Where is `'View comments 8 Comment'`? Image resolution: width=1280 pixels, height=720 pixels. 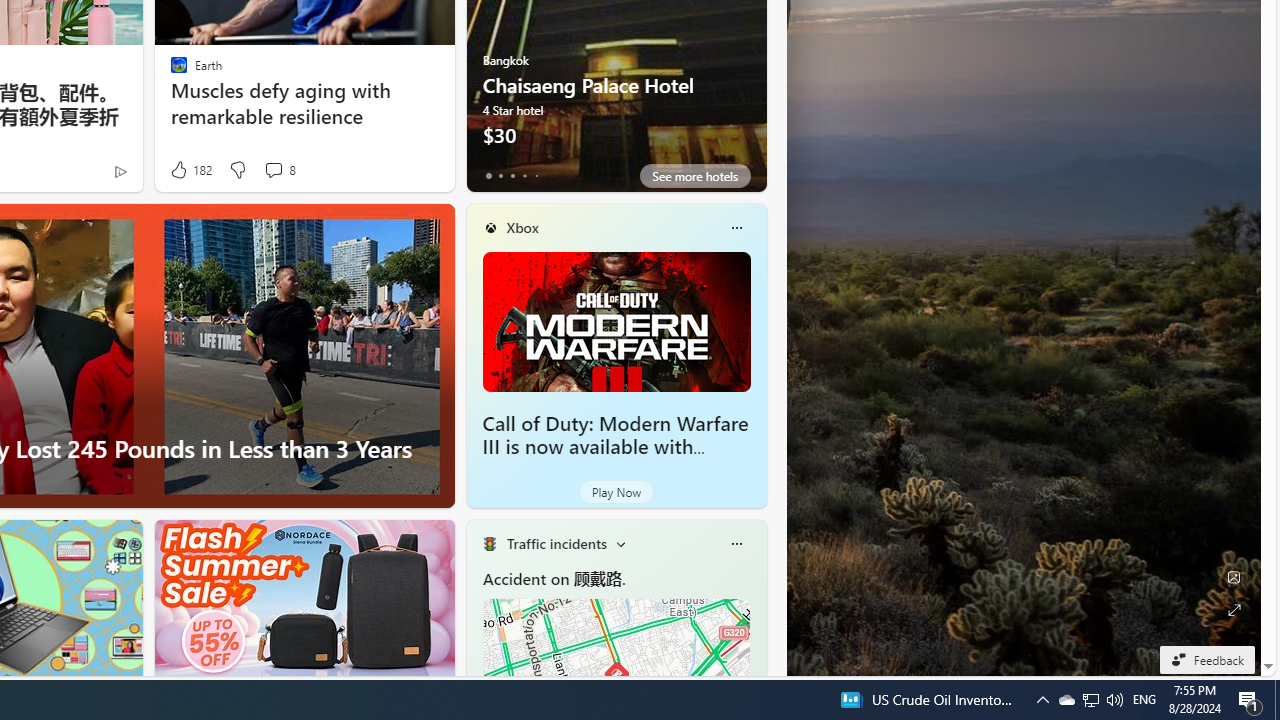 'View comments 8 Comment' is located at coordinates (272, 168).